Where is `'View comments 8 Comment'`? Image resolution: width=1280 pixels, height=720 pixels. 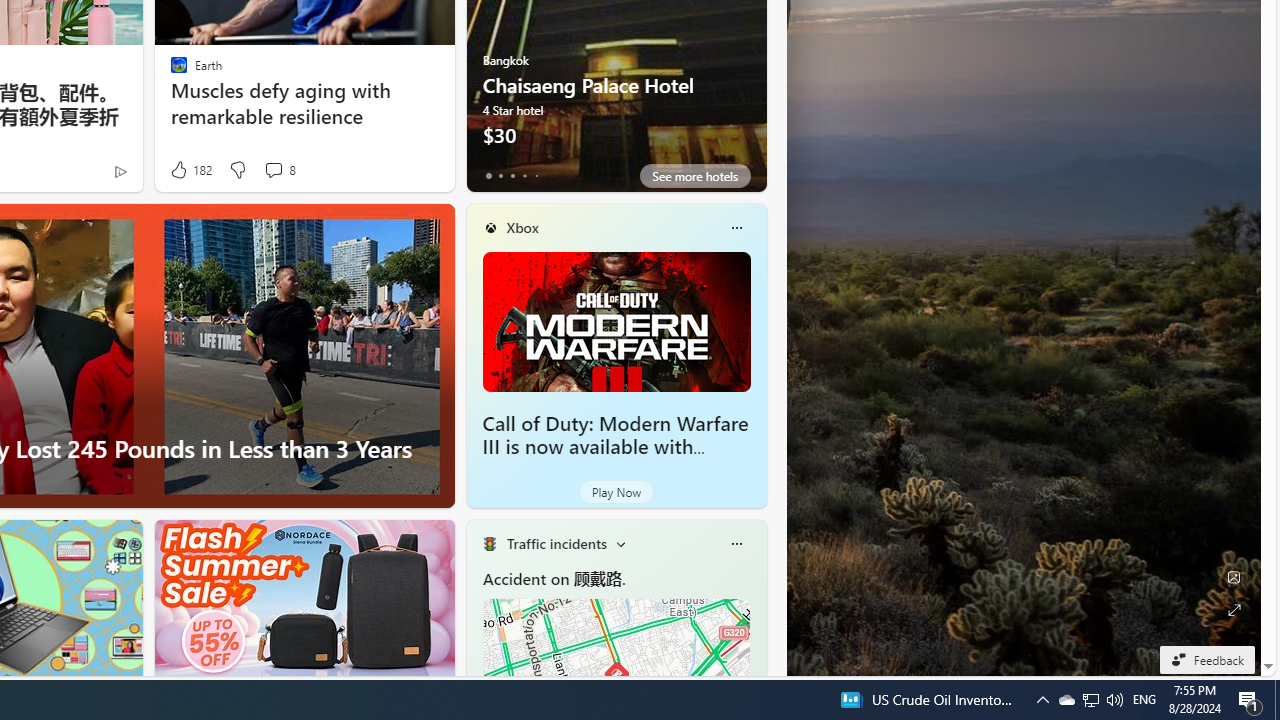 'View comments 8 Comment' is located at coordinates (272, 168).